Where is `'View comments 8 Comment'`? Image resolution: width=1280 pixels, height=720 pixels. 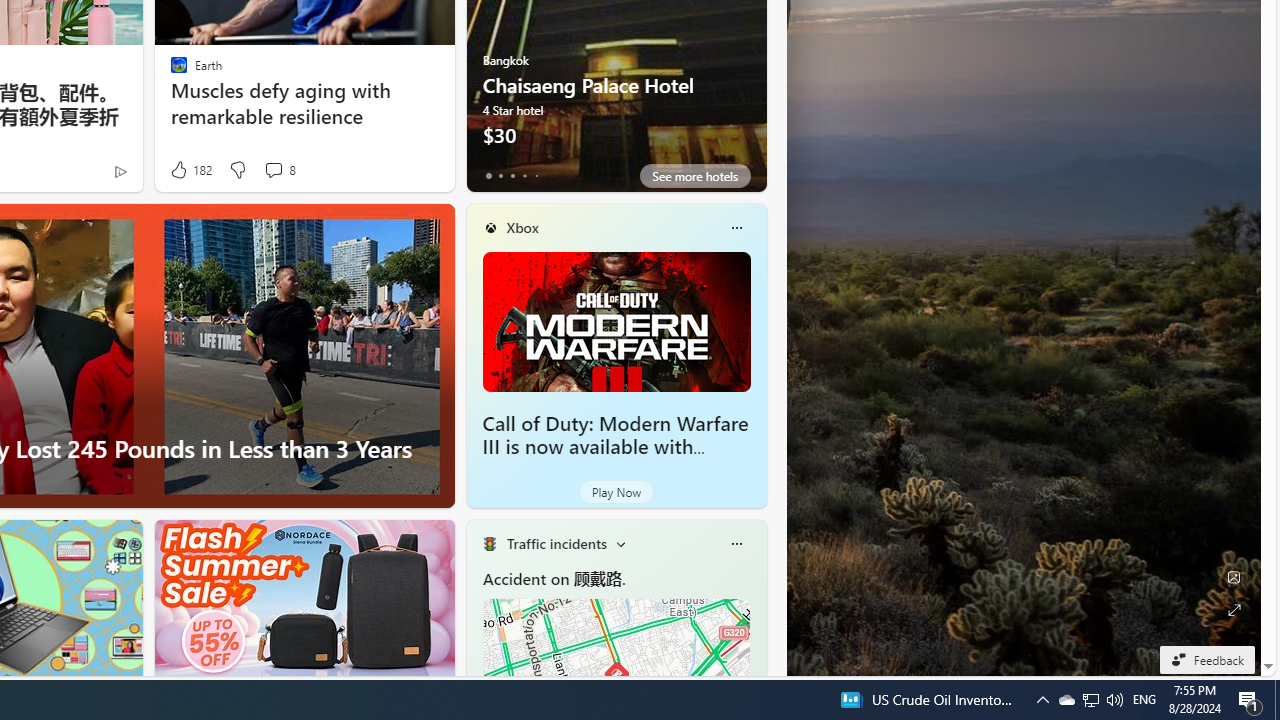 'View comments 8 Comment' is located at coordinates (272, 168).